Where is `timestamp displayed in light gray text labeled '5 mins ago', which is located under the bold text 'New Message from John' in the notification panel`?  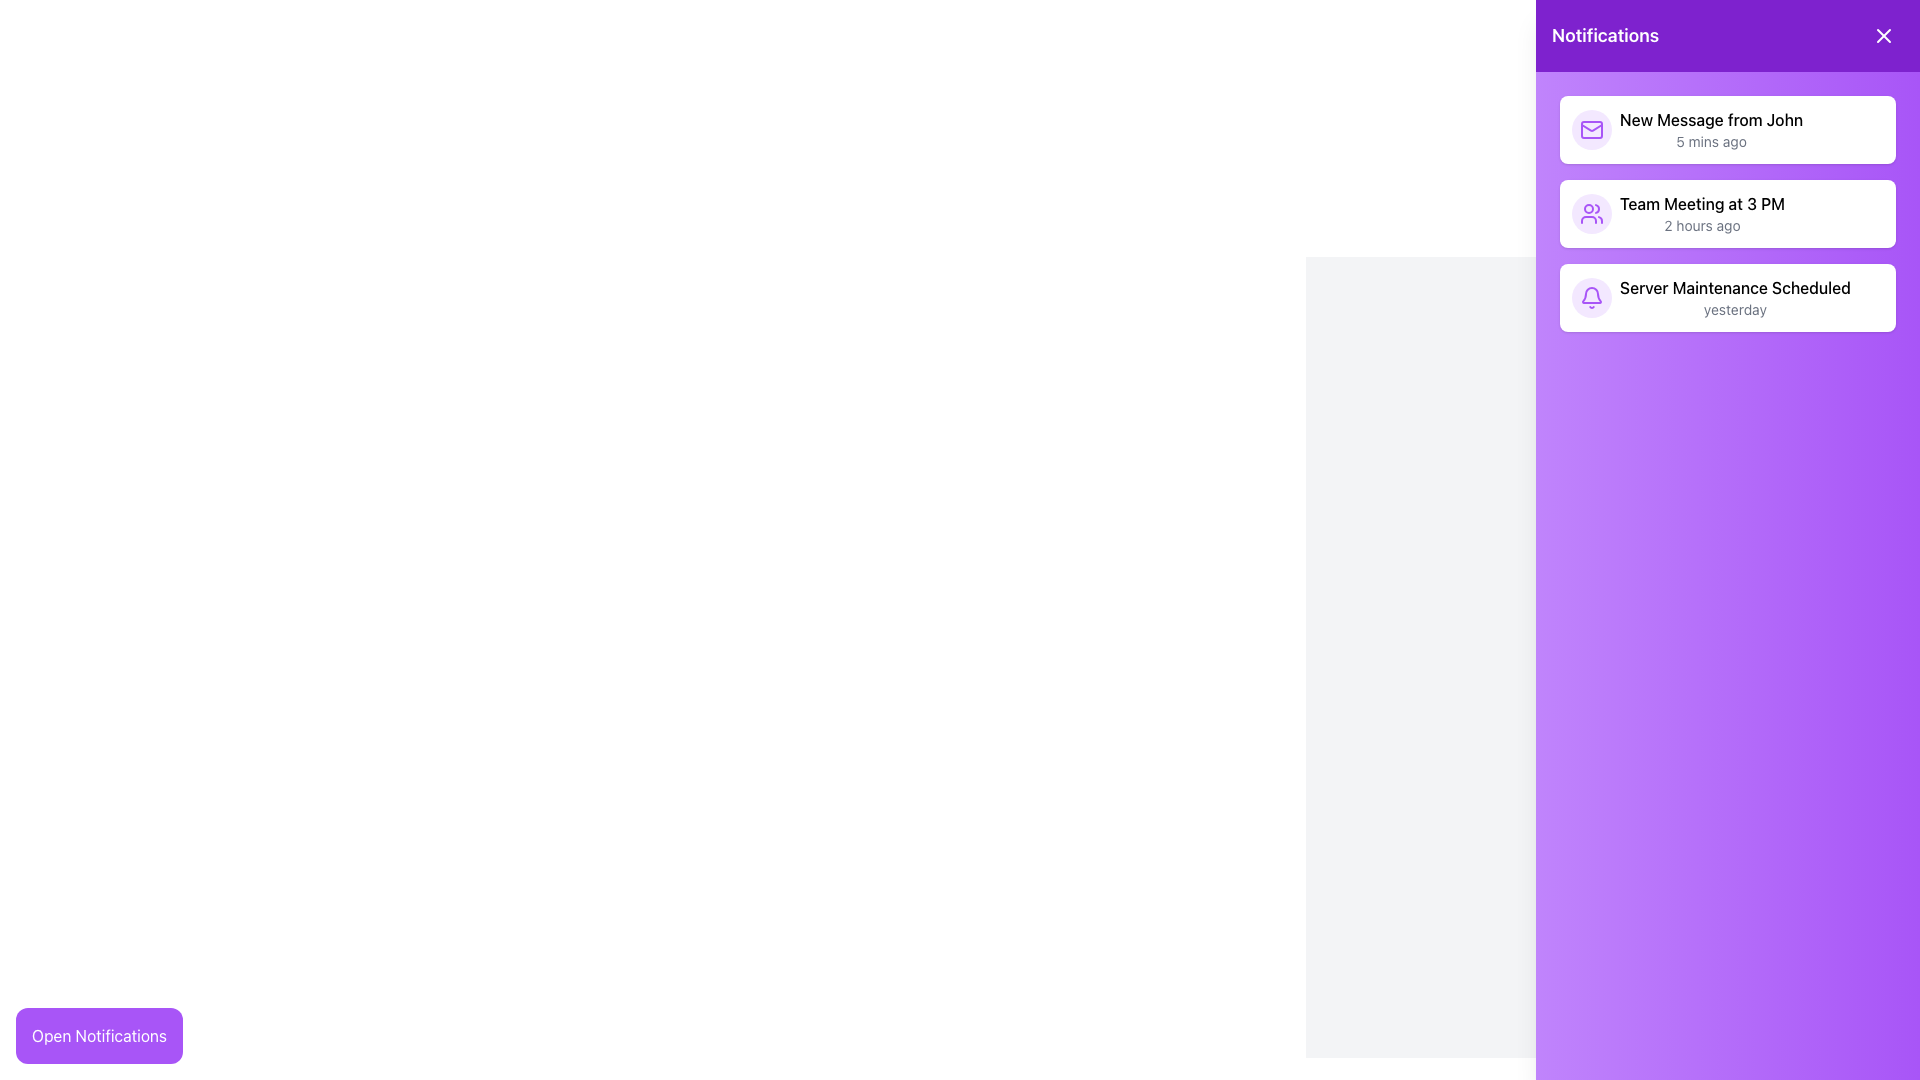
timestamp displayed in light gray text labeled '5 mins ago', which is located under the bold text 'New Message from John' in the notification panel is located at coordinates (1710, 141).